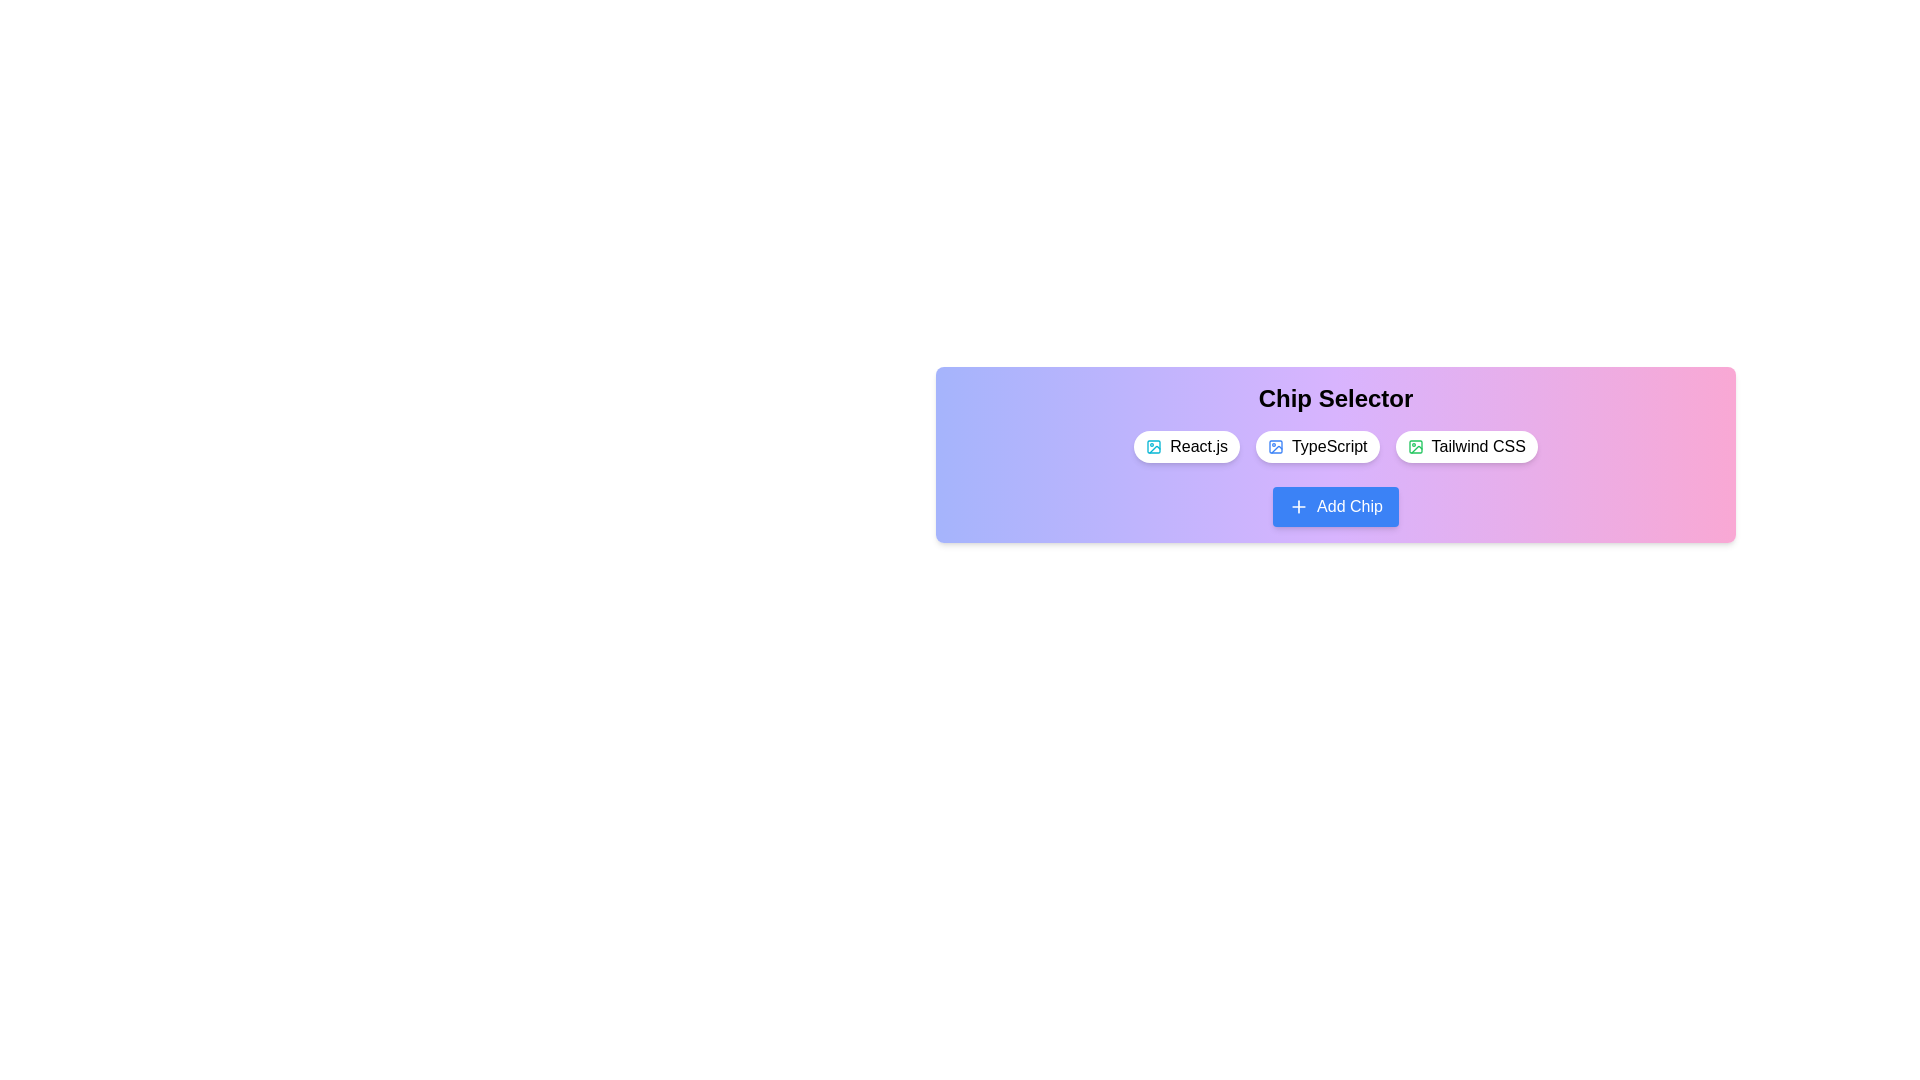 Image resolution: width=1920 pixels, height=1080 pixels. I want to click on the 'Add Chip' button with a blue background and rounded corners, so click(1335, 505).